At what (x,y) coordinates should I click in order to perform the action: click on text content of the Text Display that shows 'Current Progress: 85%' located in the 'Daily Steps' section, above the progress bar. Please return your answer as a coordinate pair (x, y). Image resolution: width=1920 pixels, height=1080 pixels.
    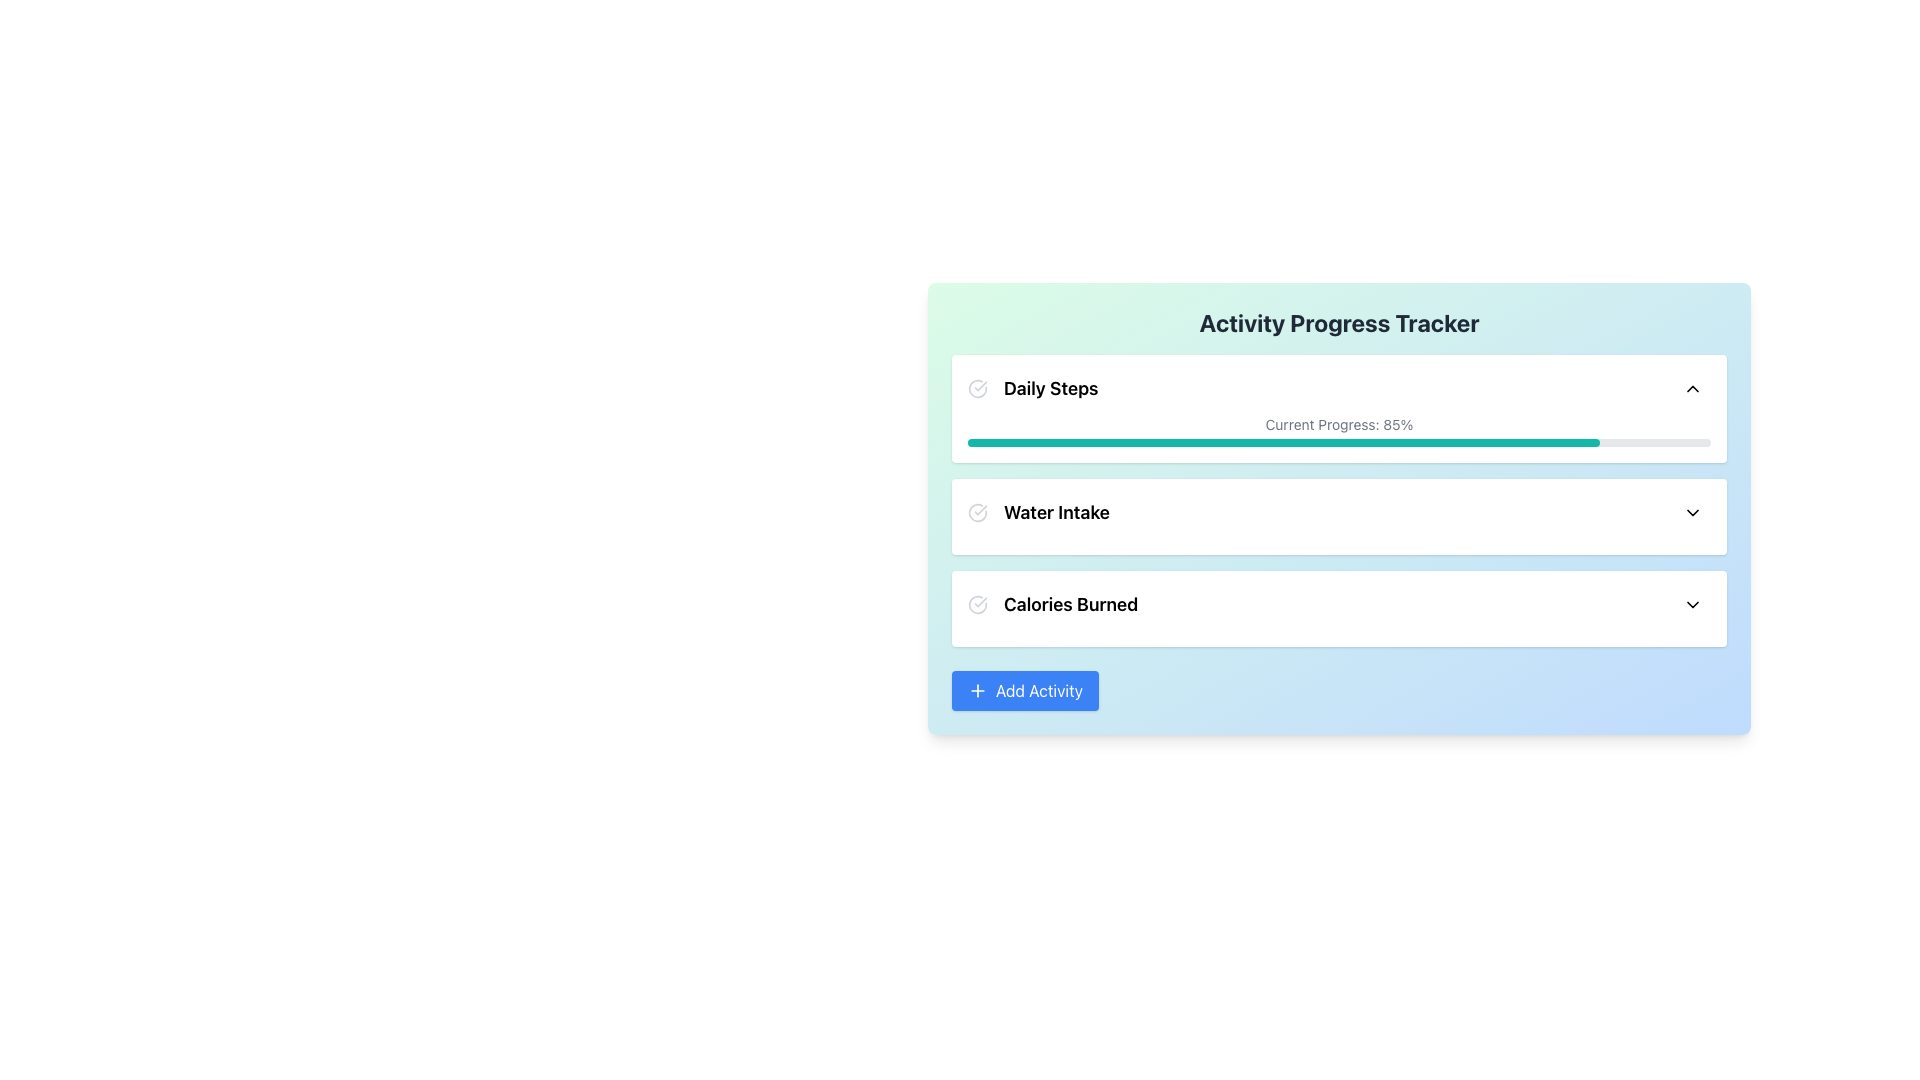
    Looking at the image, I should click on (1339, 423).